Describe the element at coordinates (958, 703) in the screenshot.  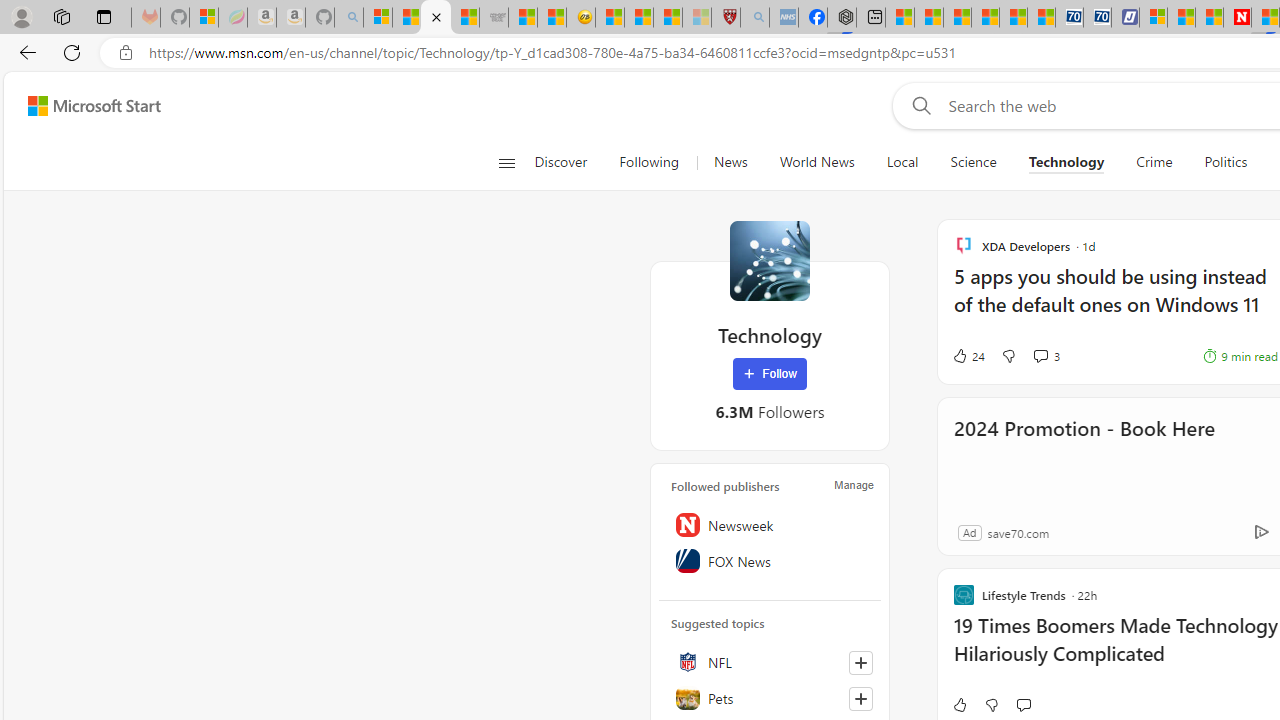
I see `'Like'` at that location.